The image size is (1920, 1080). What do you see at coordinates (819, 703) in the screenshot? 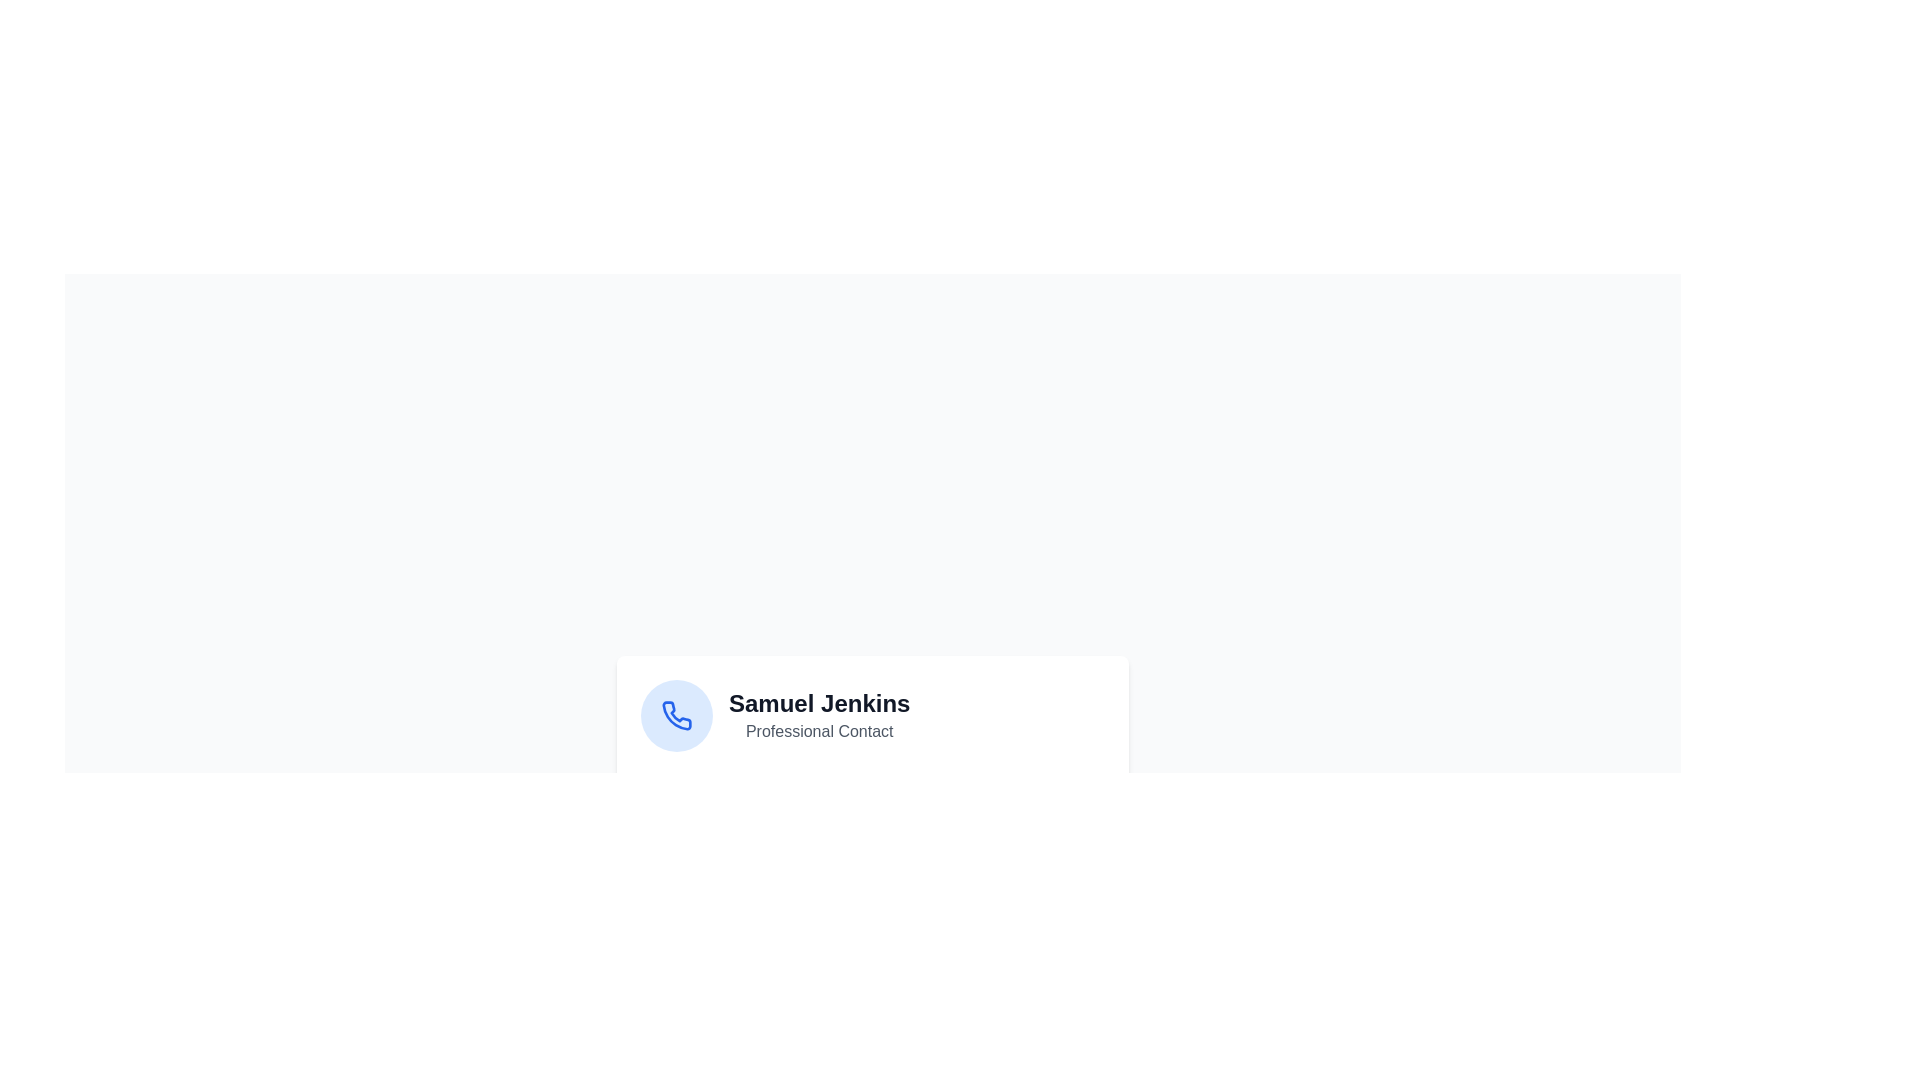
I see `the bold, large-sized text 'Samuel Jenkins' which is positioned above the smaller text 'Professional Contact' and adjacent to a phone icon` at bounding box center [819, 703].